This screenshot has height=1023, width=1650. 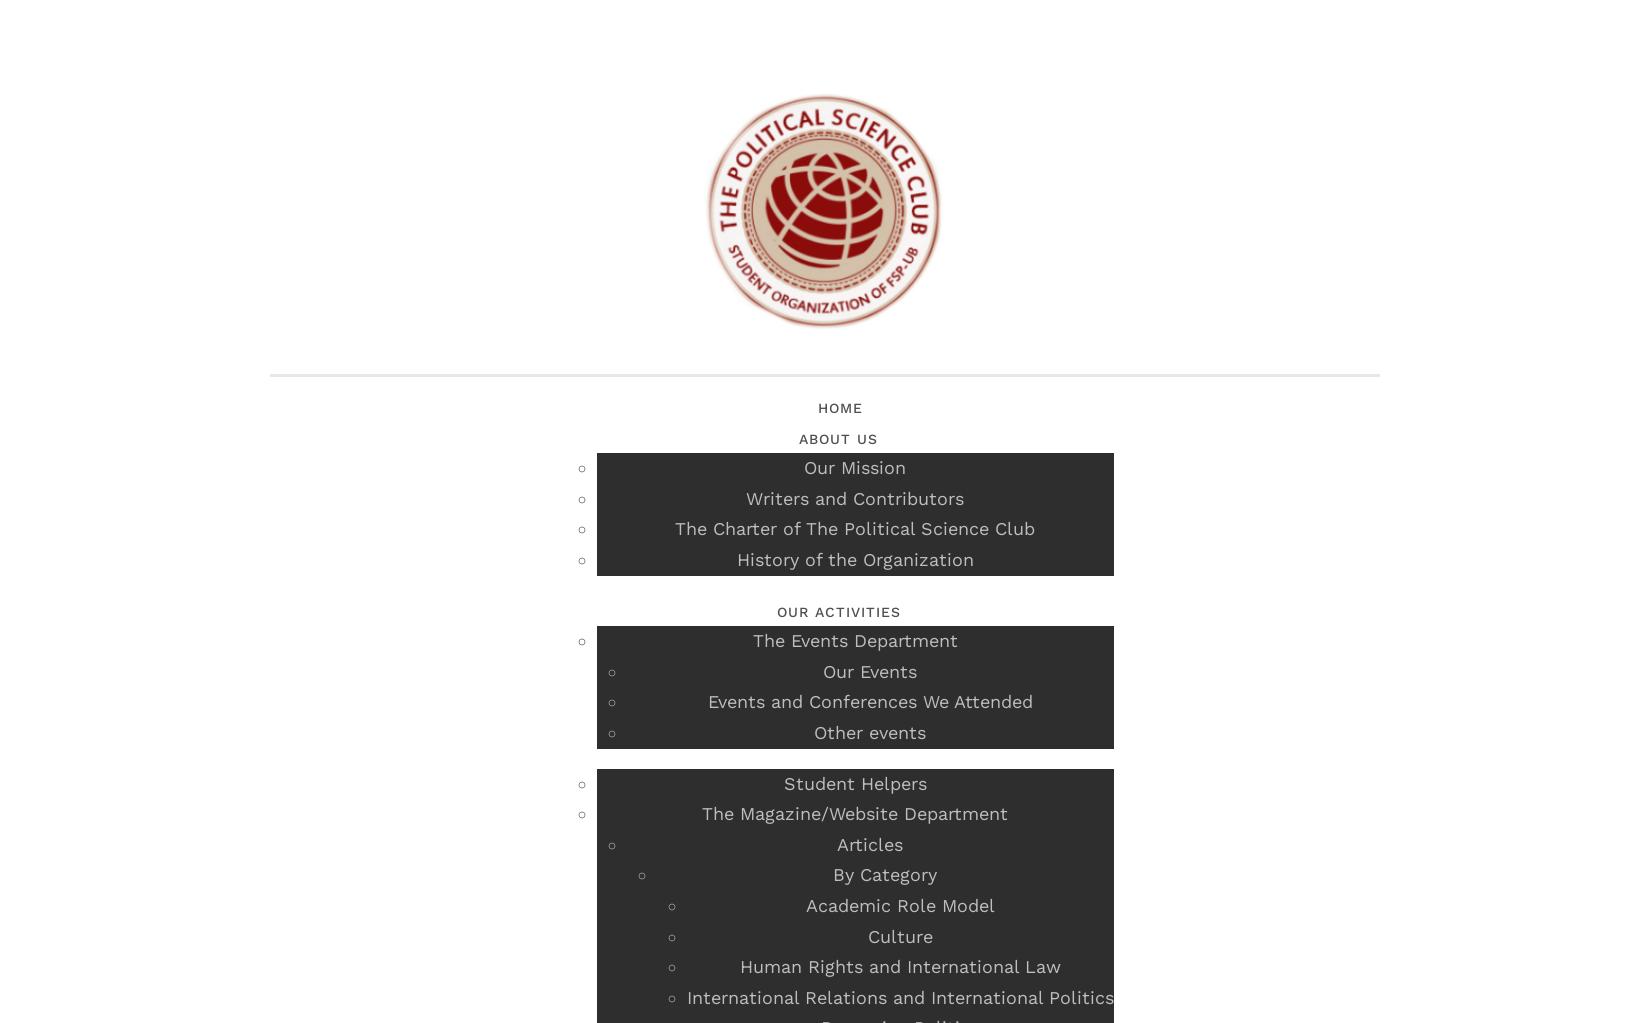 I want to click on 'Other events', so click(x=870, y=731).